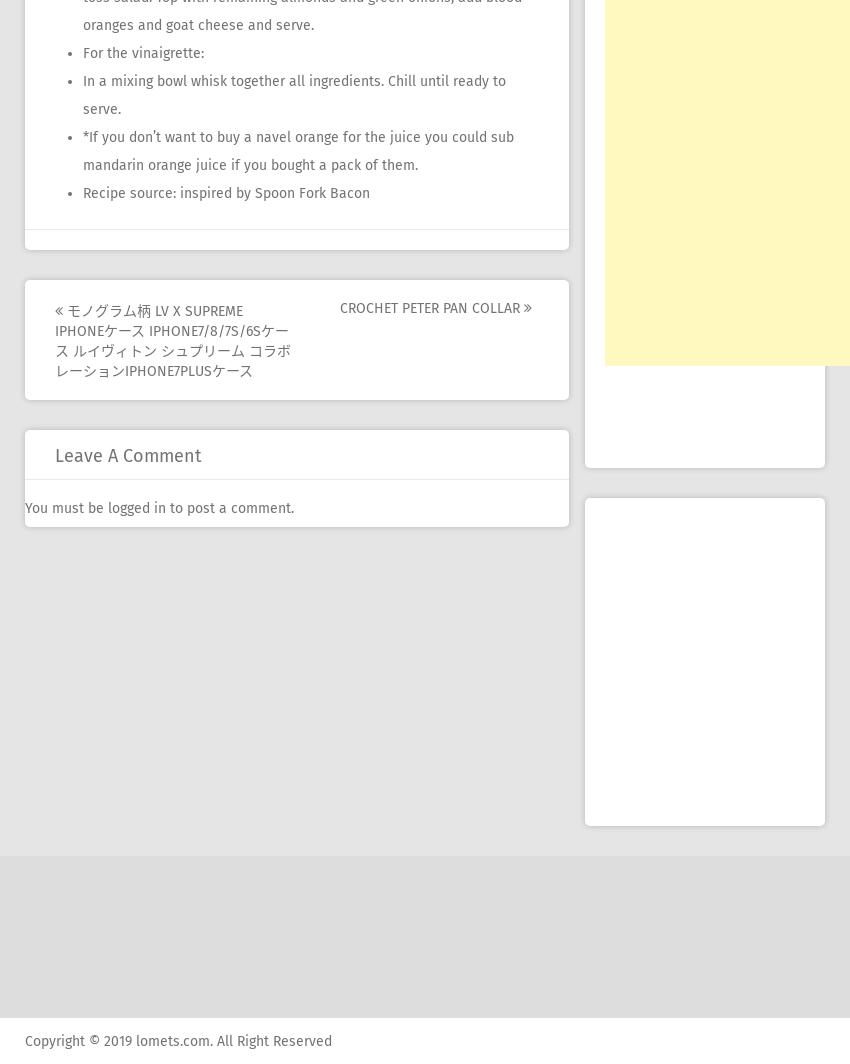 The height and width of the screenshot is (1064, 850). What do you see at coordinates (298, 151) in the screenshot?
I see `'*If you don’t want to buy a navel orange for the juice you could sub mandarin orange juice if you bought a pack of them.'` at bounding box center [298, 151].